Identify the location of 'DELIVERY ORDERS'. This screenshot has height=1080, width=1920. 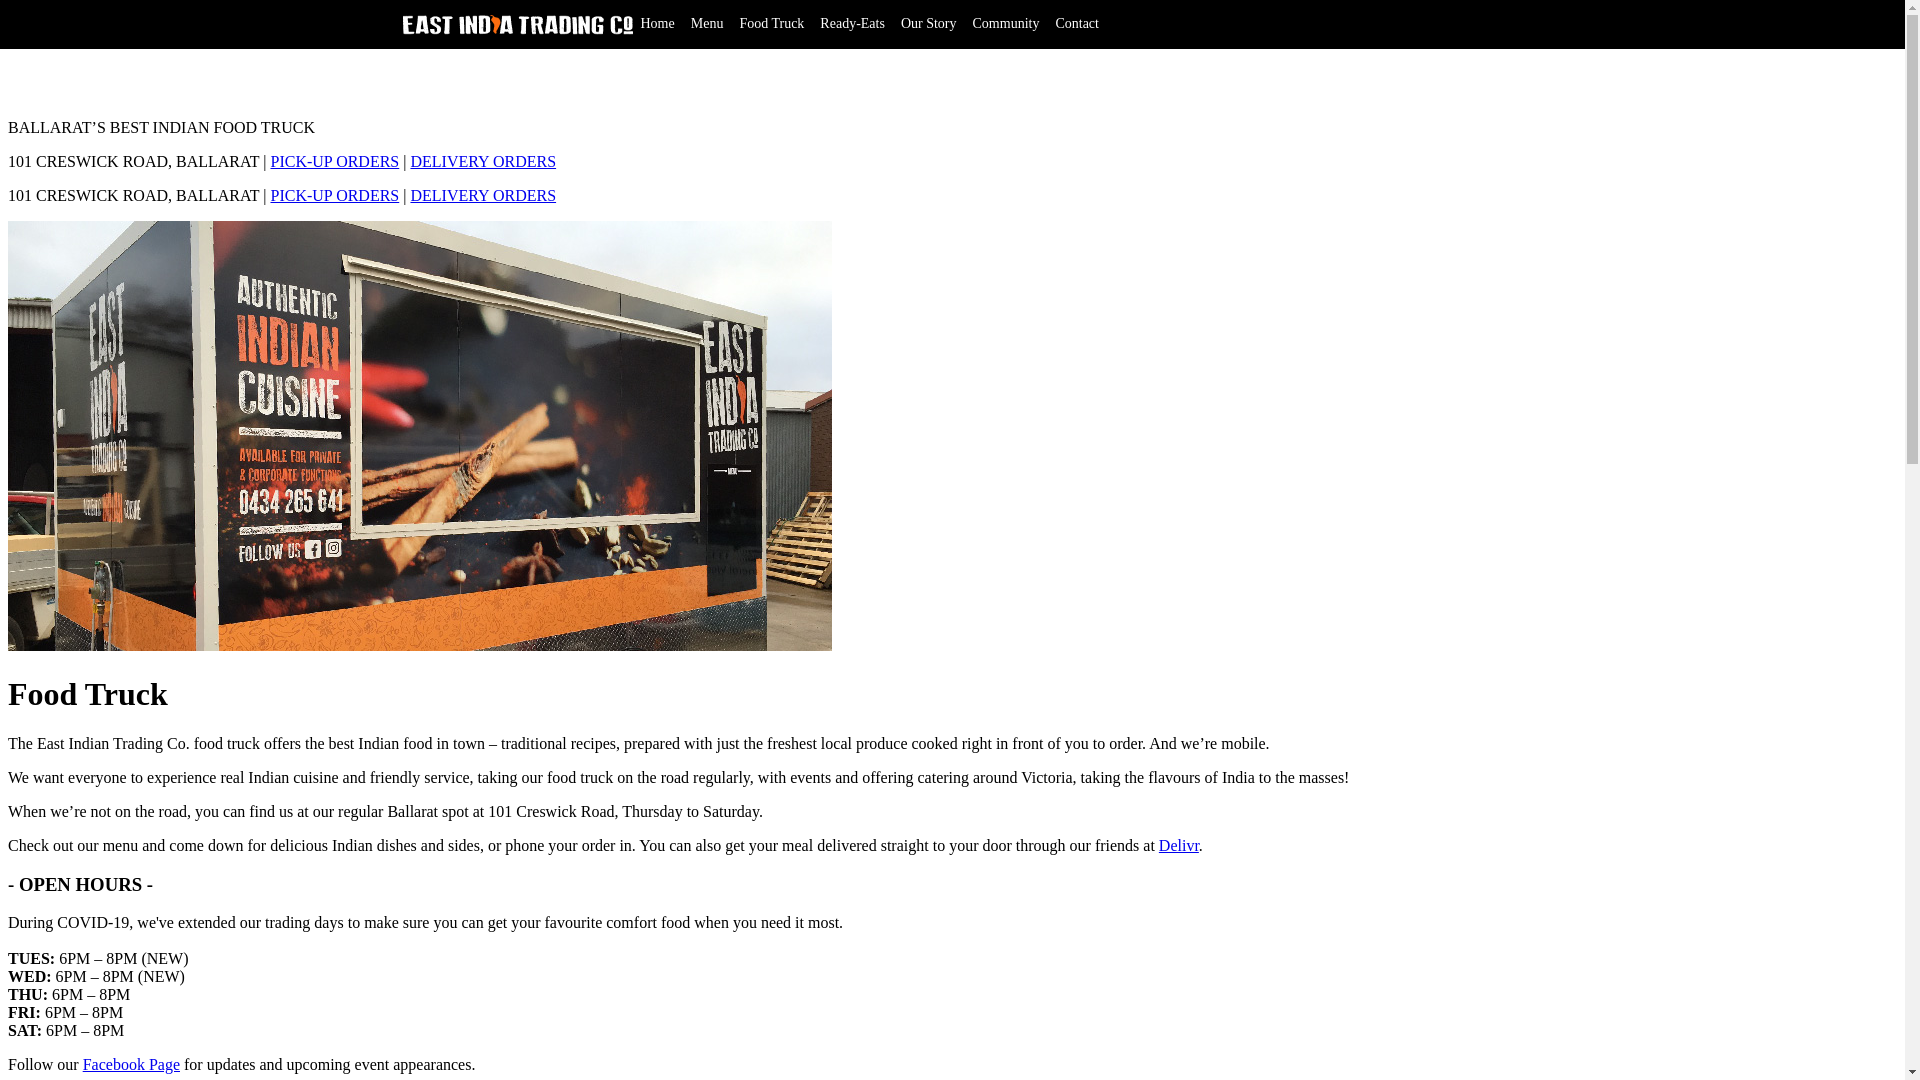
(483, 160).